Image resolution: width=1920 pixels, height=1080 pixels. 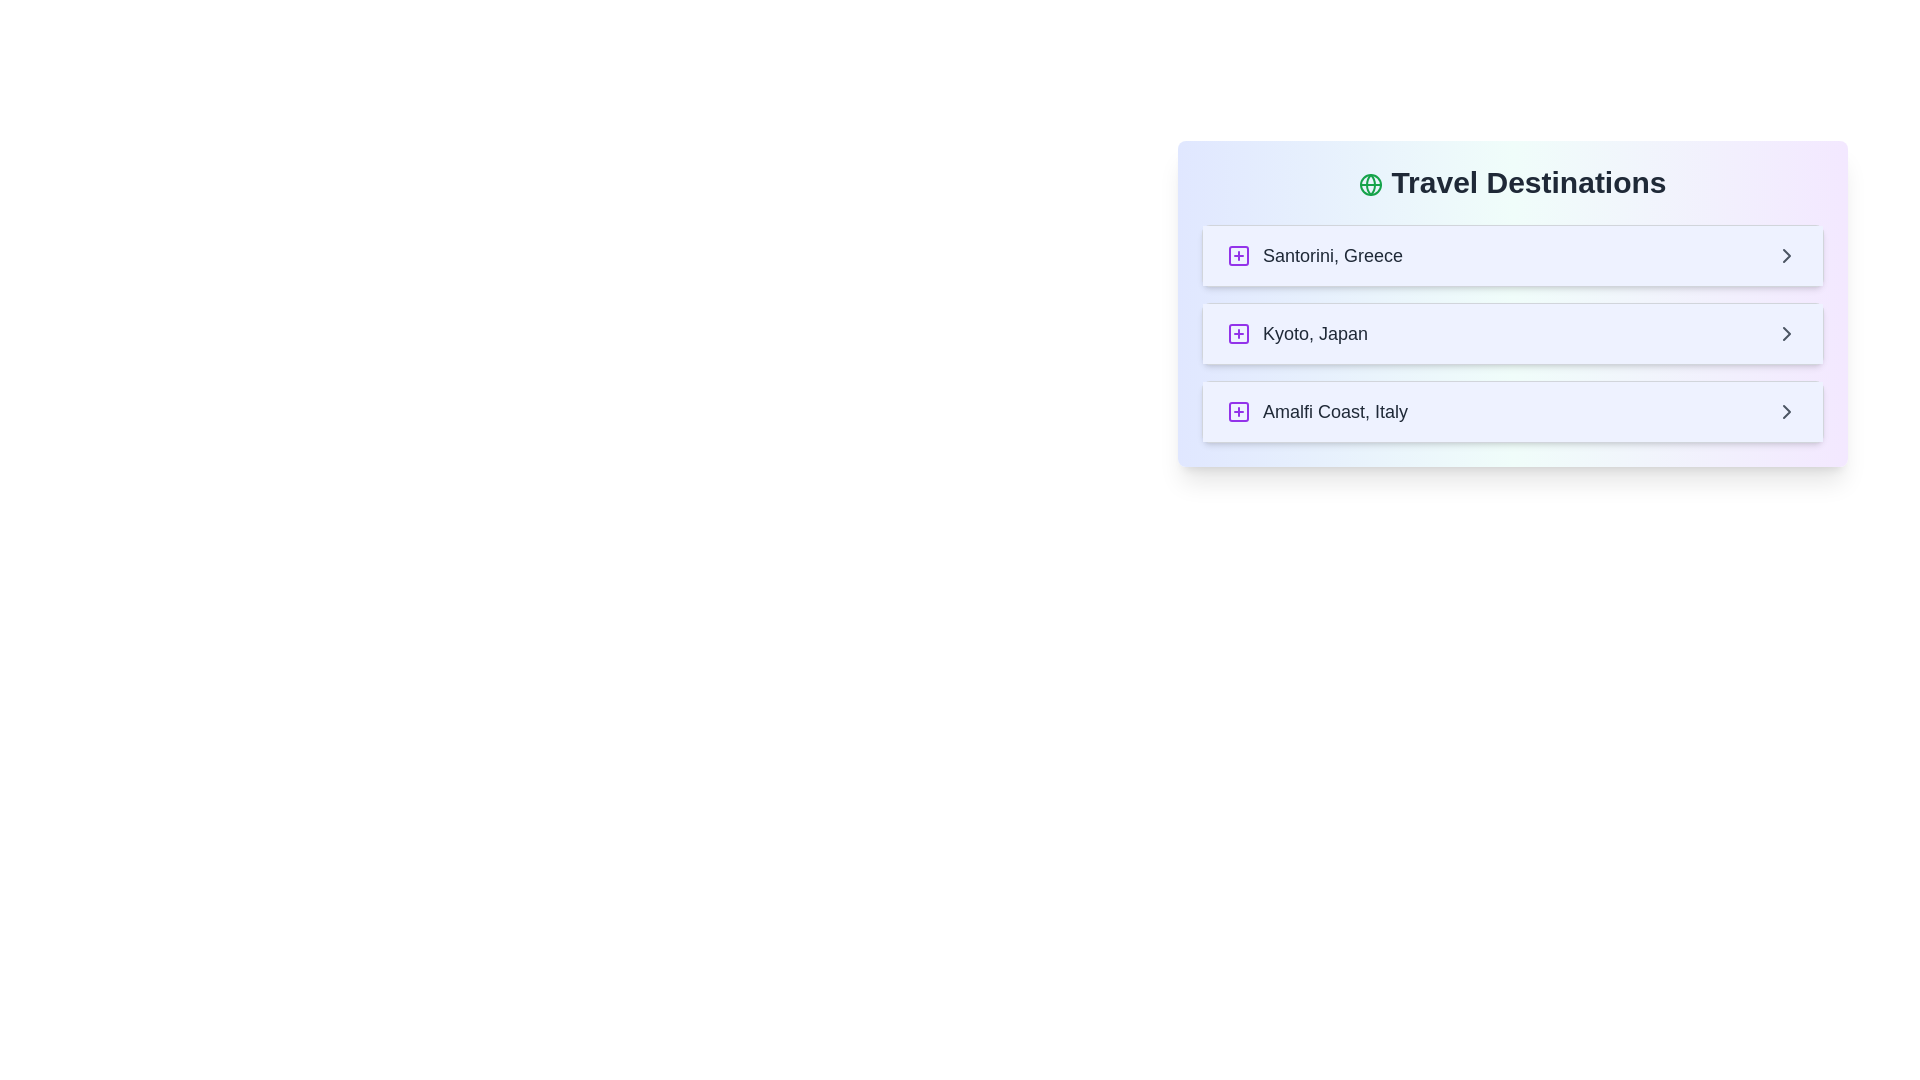 What do you see at coordinates (1237, 333) in the screenshot?
I see `the small square with rounded corners styled in purple, part of the plus-square icon located near the text 'Kyoto, Japan', positioned on the left side of the second list item` at bounding box center [1237, 333].